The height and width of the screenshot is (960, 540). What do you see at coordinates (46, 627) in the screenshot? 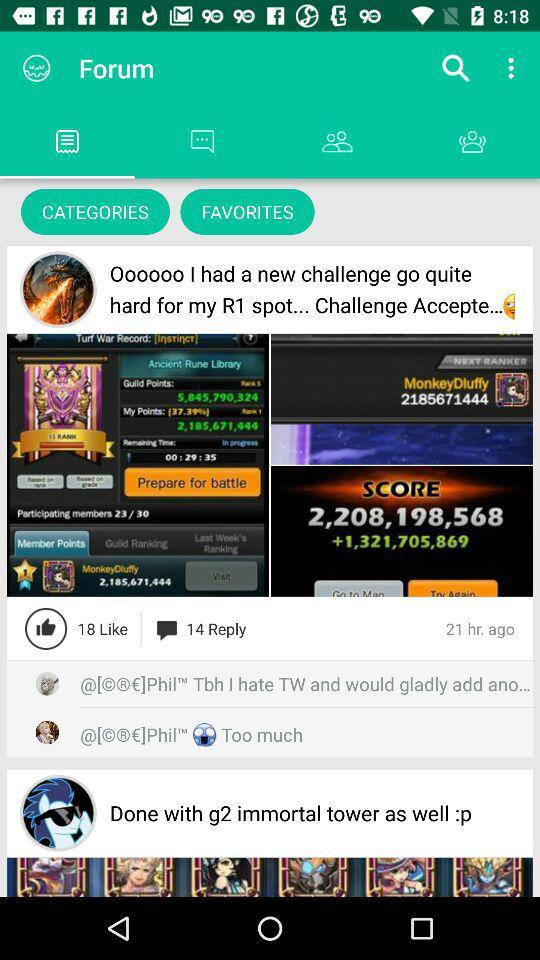
I see `like button` at bounding box center [46, 627].